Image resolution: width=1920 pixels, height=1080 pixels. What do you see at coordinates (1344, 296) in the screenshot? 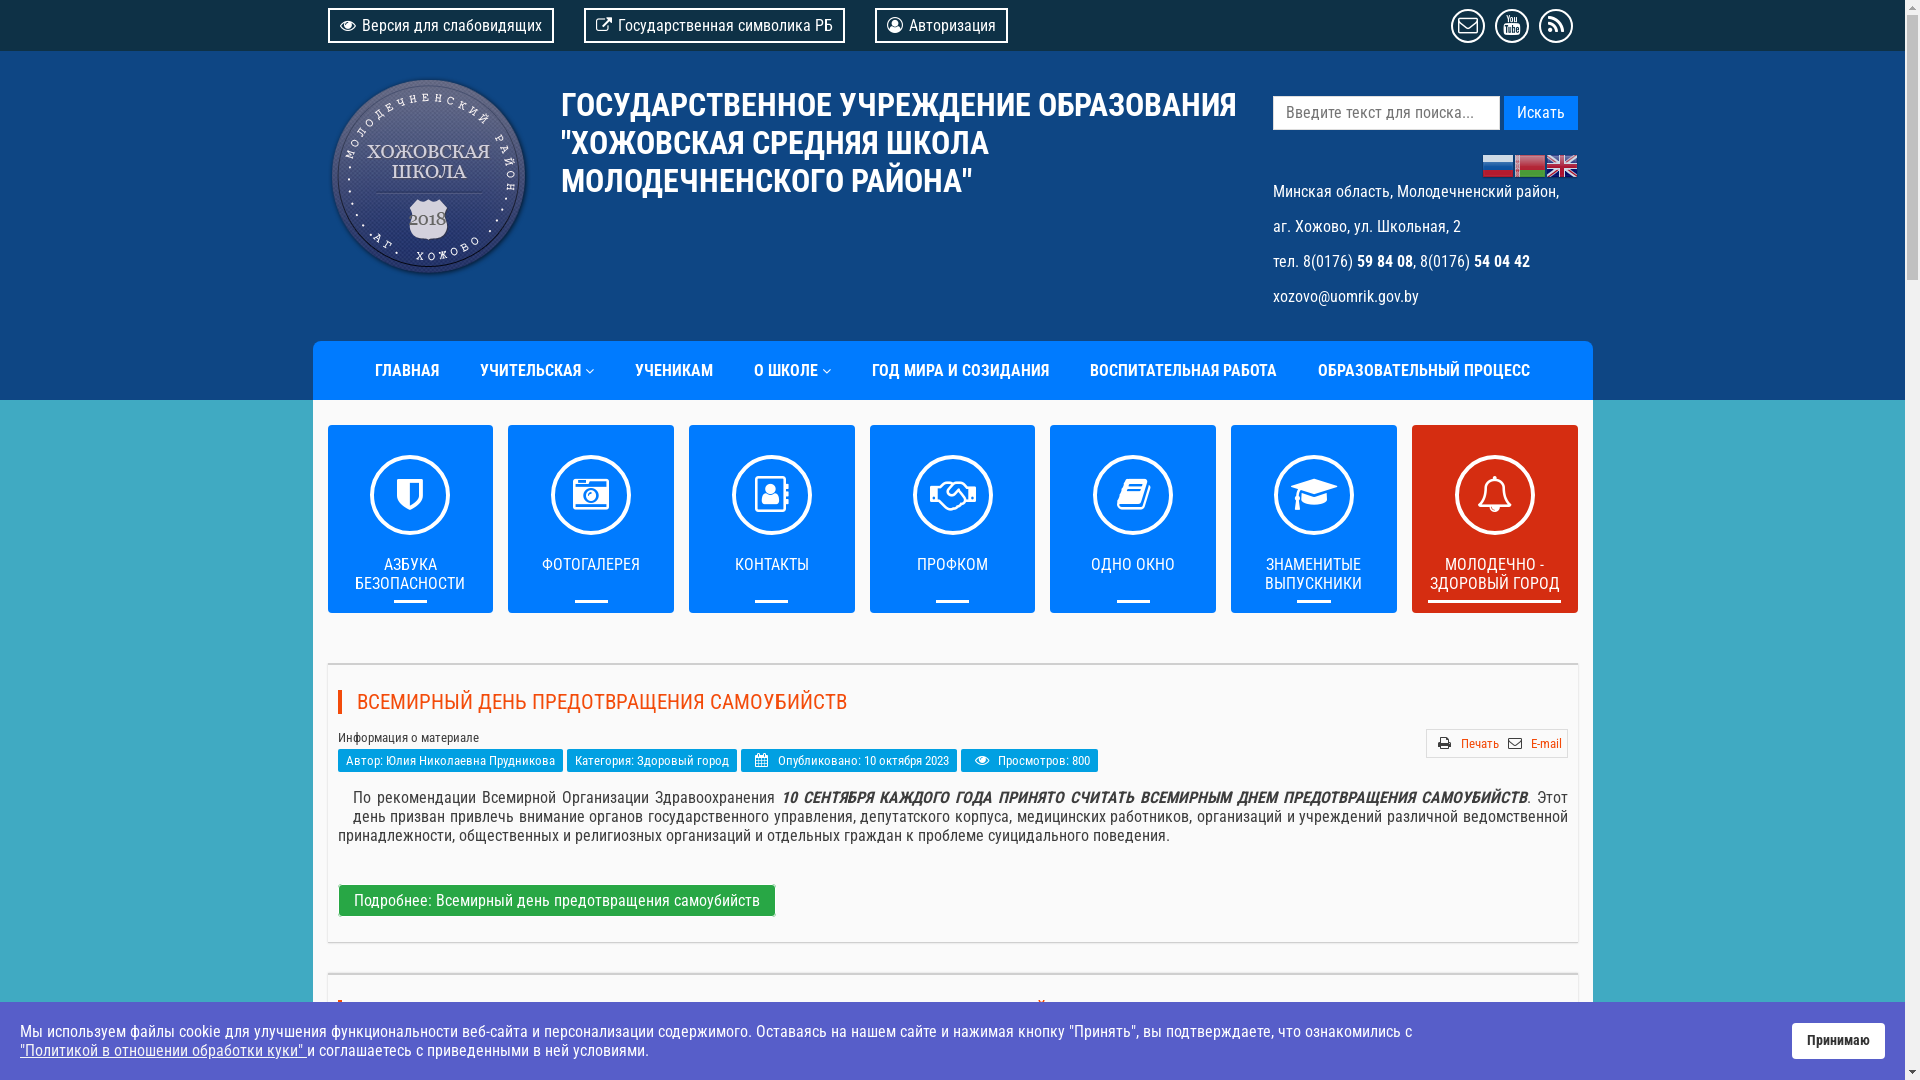
I see `'xozovo@uomrik.gov.by'` at bounding box center [1344, 296].